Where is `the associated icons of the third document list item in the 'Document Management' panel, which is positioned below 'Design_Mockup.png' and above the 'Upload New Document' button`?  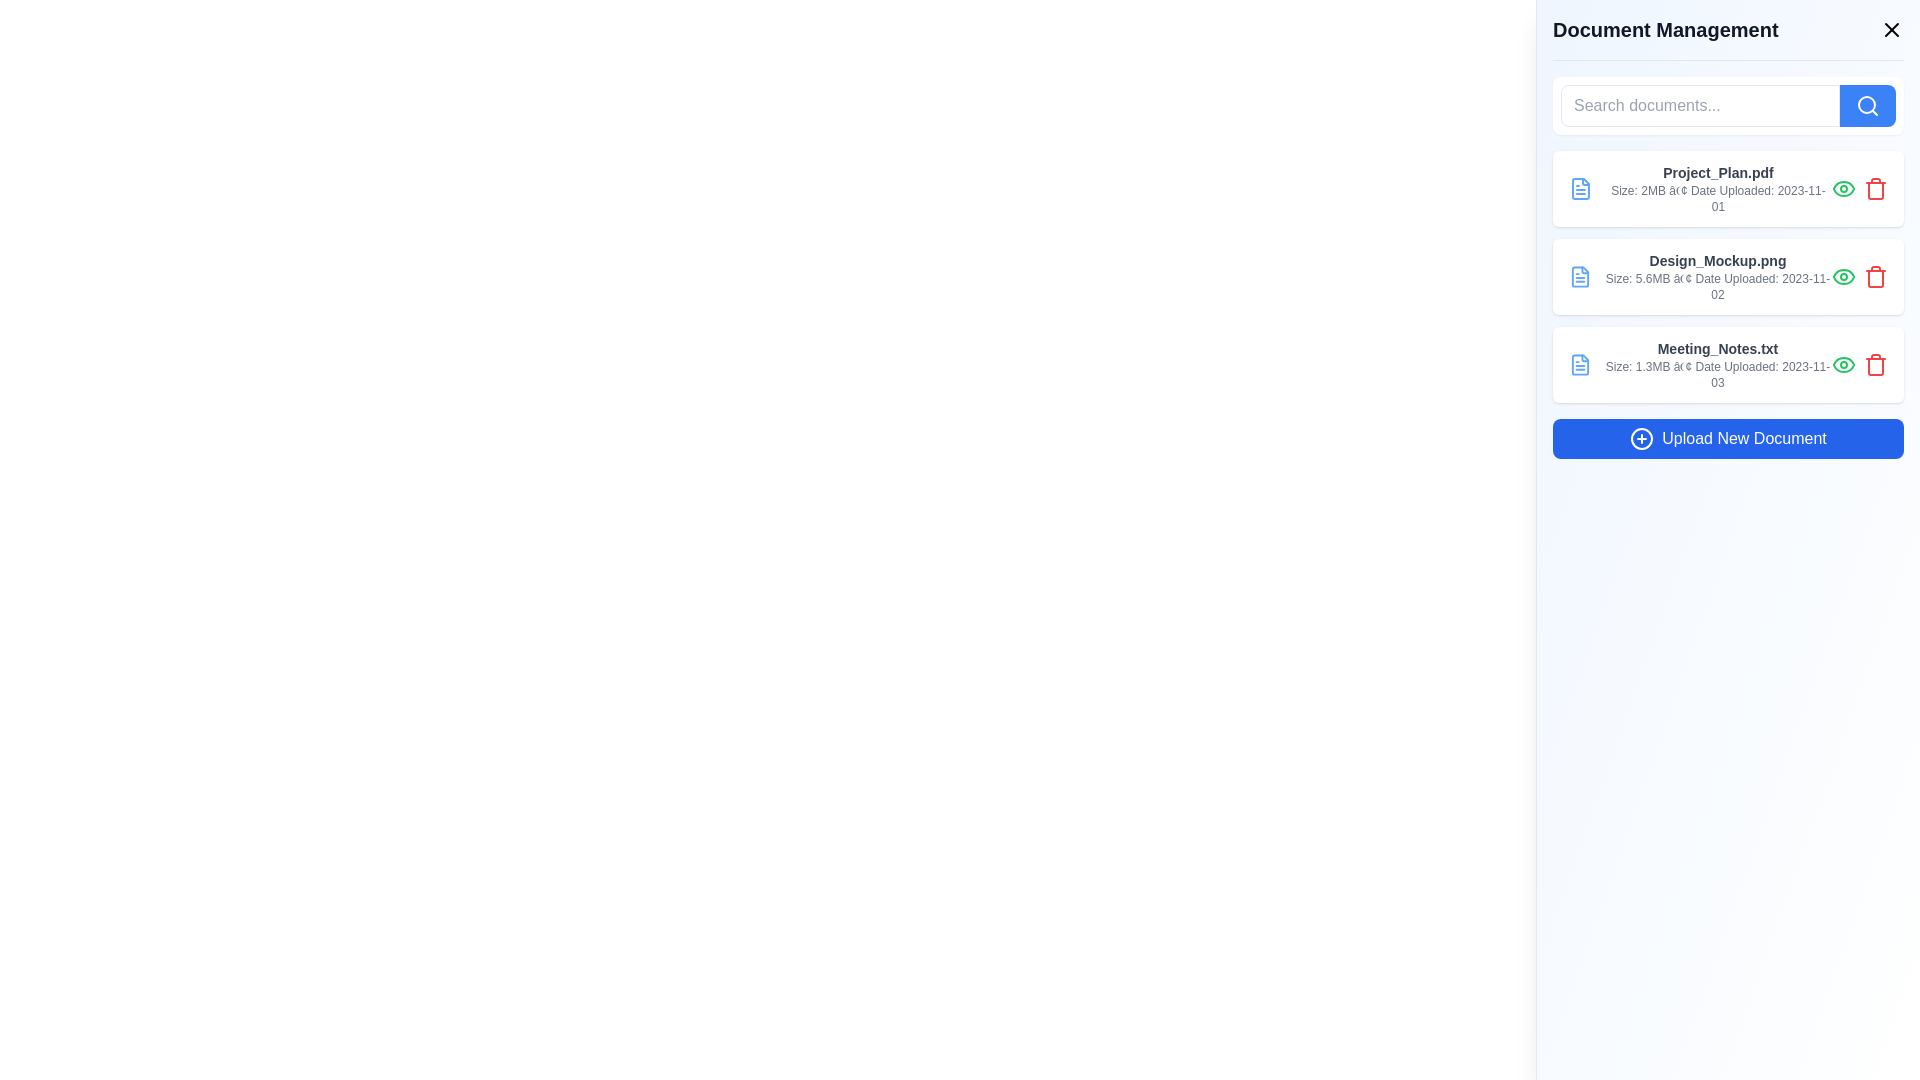
the associated icons of the third document list item in the 'Document Management' panel, which is positioned below 'Design_Mockup.png' and above the 'Upload New Document' button is located at coordinates (1727, 365).